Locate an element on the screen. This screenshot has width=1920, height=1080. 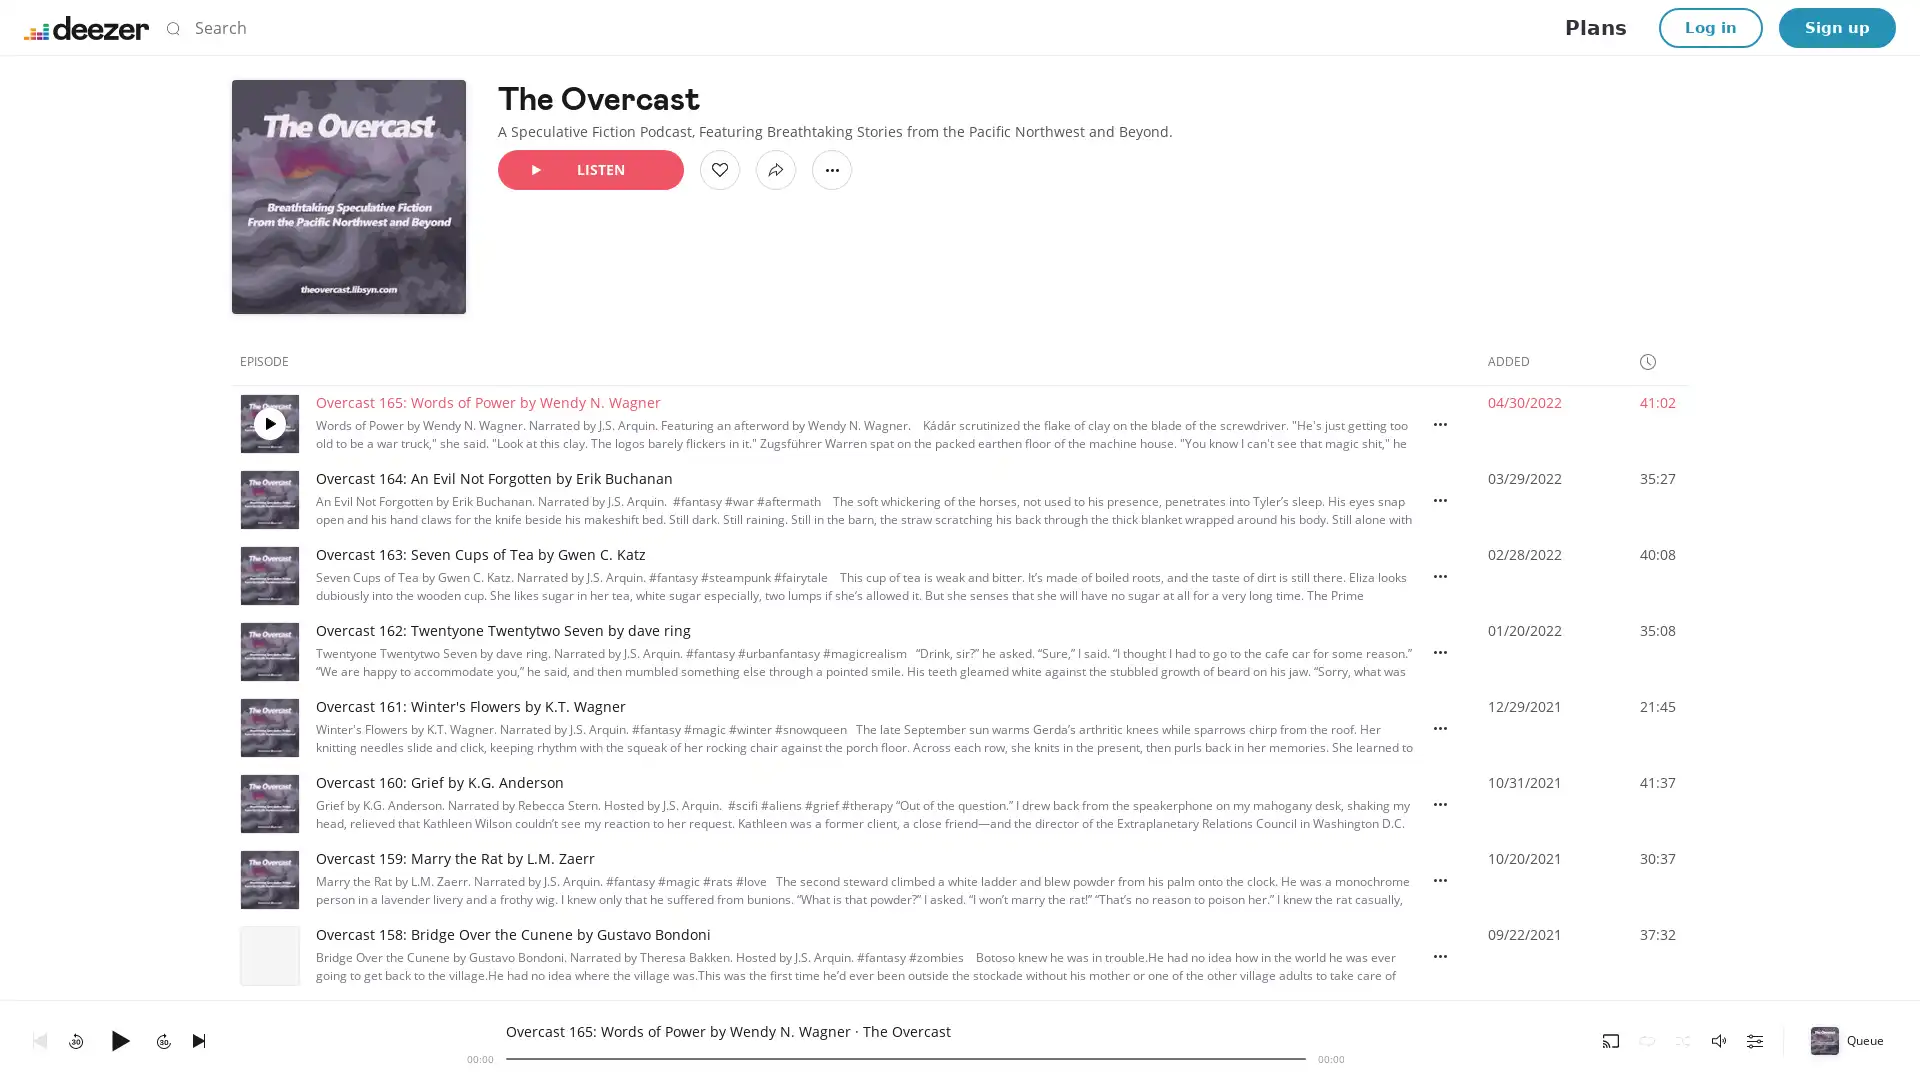
EPISODE is located at coordinates (272, 361).